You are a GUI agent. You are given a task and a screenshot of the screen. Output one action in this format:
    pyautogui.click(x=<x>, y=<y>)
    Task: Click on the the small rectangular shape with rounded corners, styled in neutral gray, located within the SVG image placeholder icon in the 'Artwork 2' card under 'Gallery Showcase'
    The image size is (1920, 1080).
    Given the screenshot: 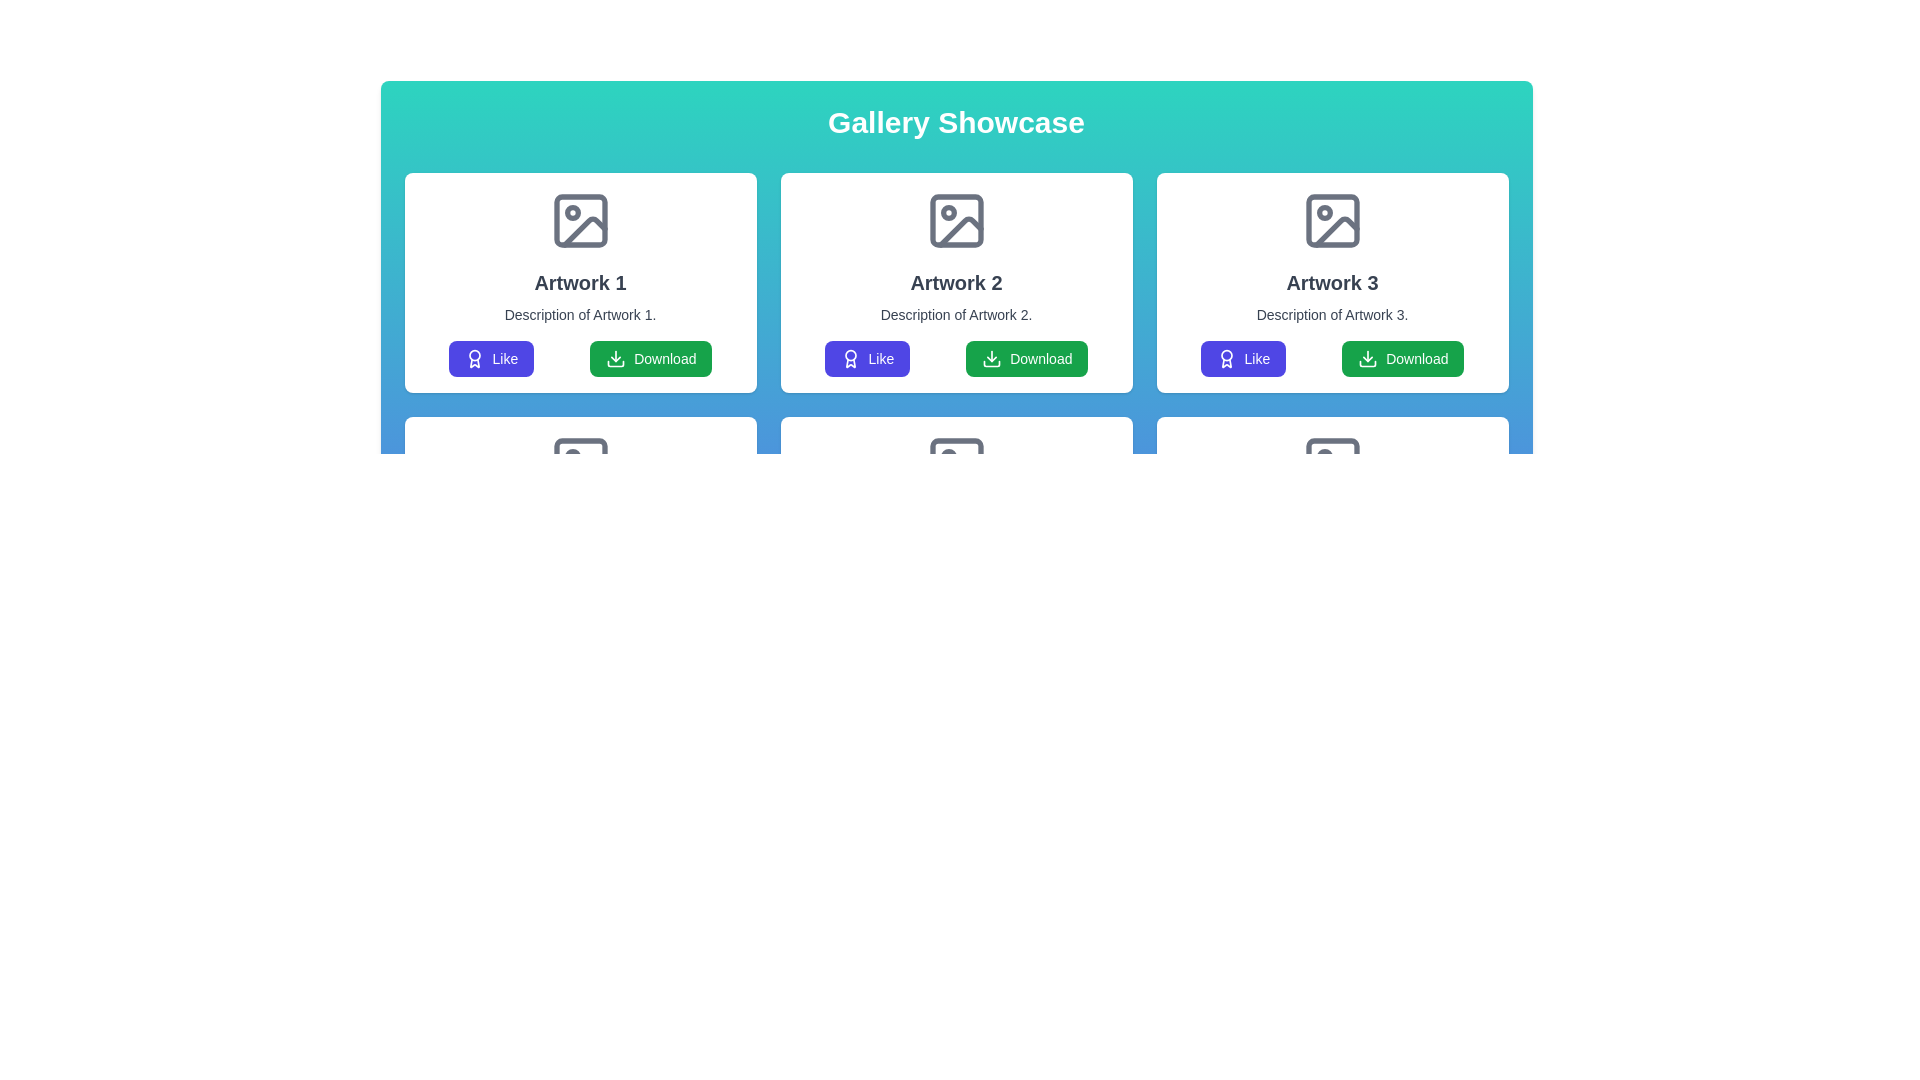 What is the action you would take?
    pyautogui.click(x=955, y=220)
    